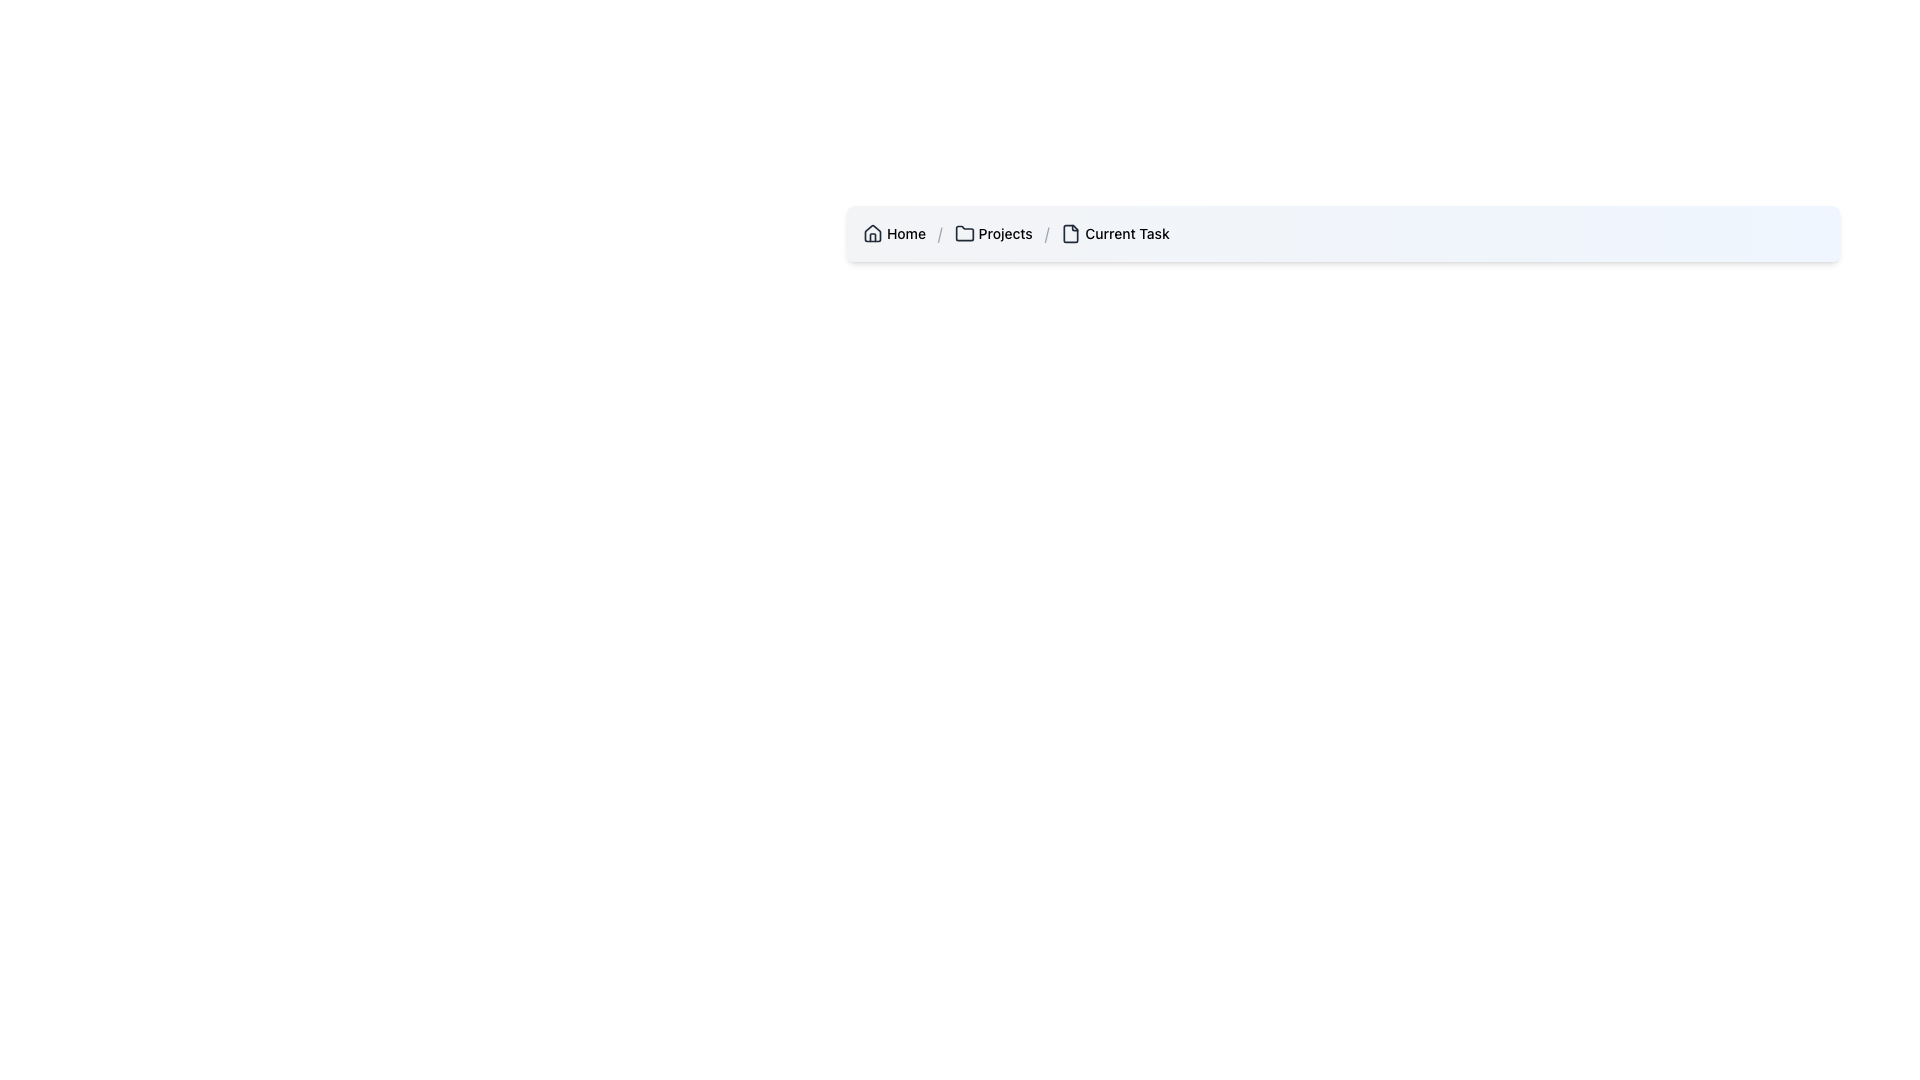 The height and width of the screenshot is (1080, 1920). Describe the element at coordinates (1005, 233) in the screenshot. I see `the 'Projects' text label in the breadcrumb navigation, which indicates the current or previous navigation state` at that location.